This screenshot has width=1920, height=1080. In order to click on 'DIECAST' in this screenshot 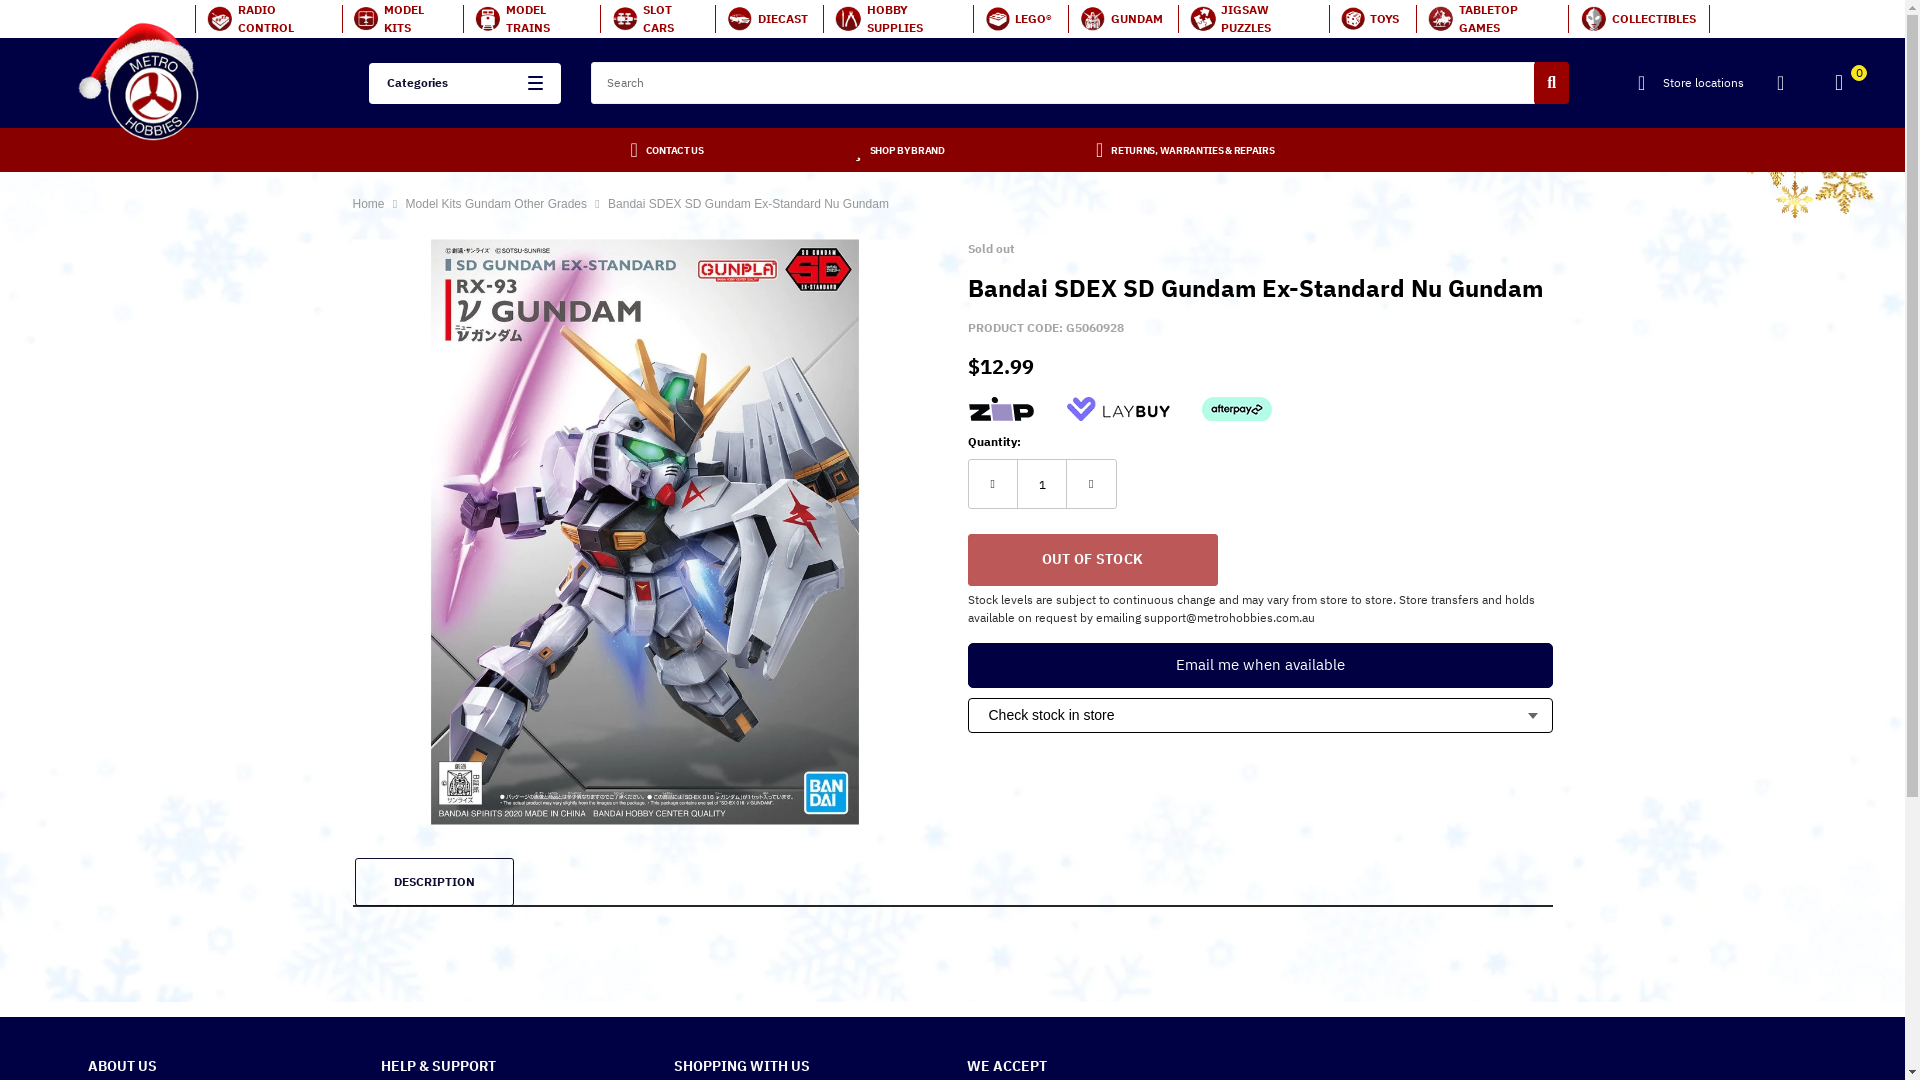, I will do `click(767, 19)`.